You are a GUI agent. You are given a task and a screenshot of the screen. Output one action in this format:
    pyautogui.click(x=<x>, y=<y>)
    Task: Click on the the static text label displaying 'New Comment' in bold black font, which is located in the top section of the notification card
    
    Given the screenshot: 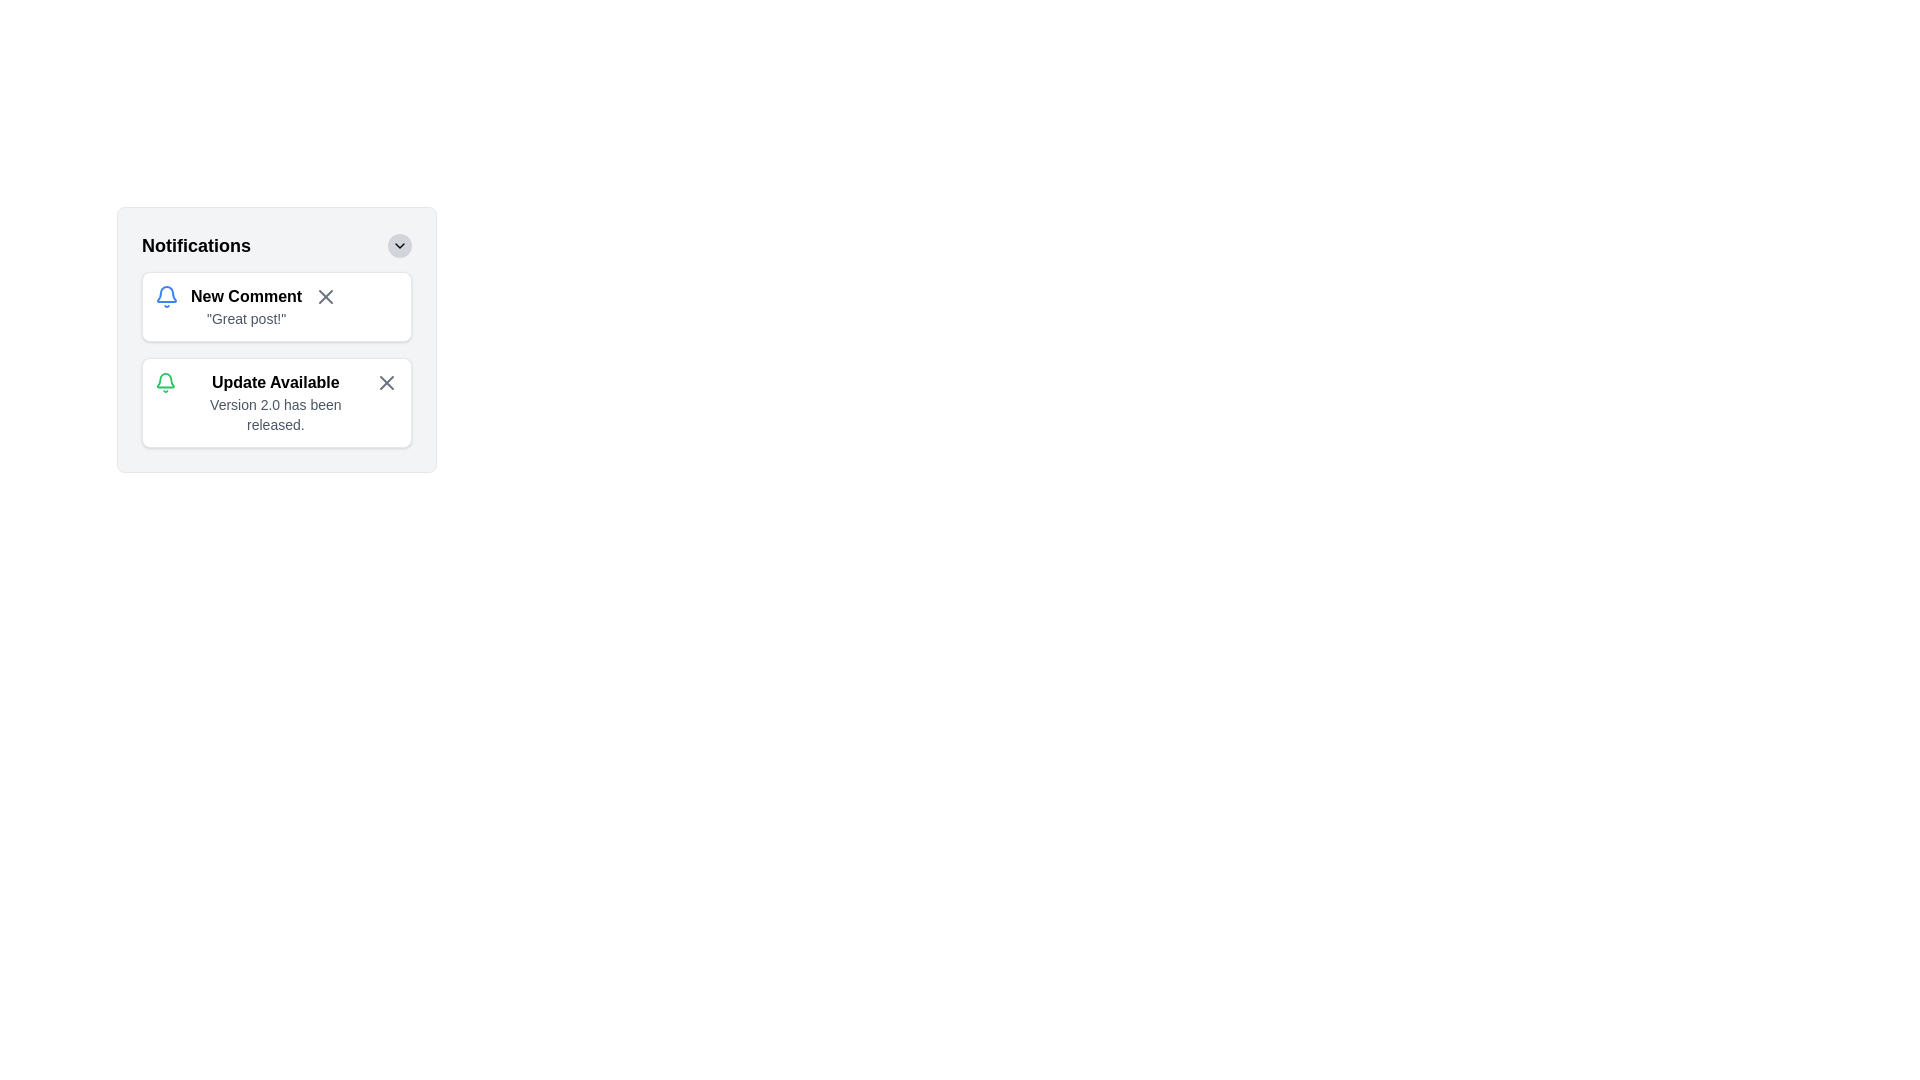 What is the action you would take?
    pyautogui.click(x=245, y=297)
    